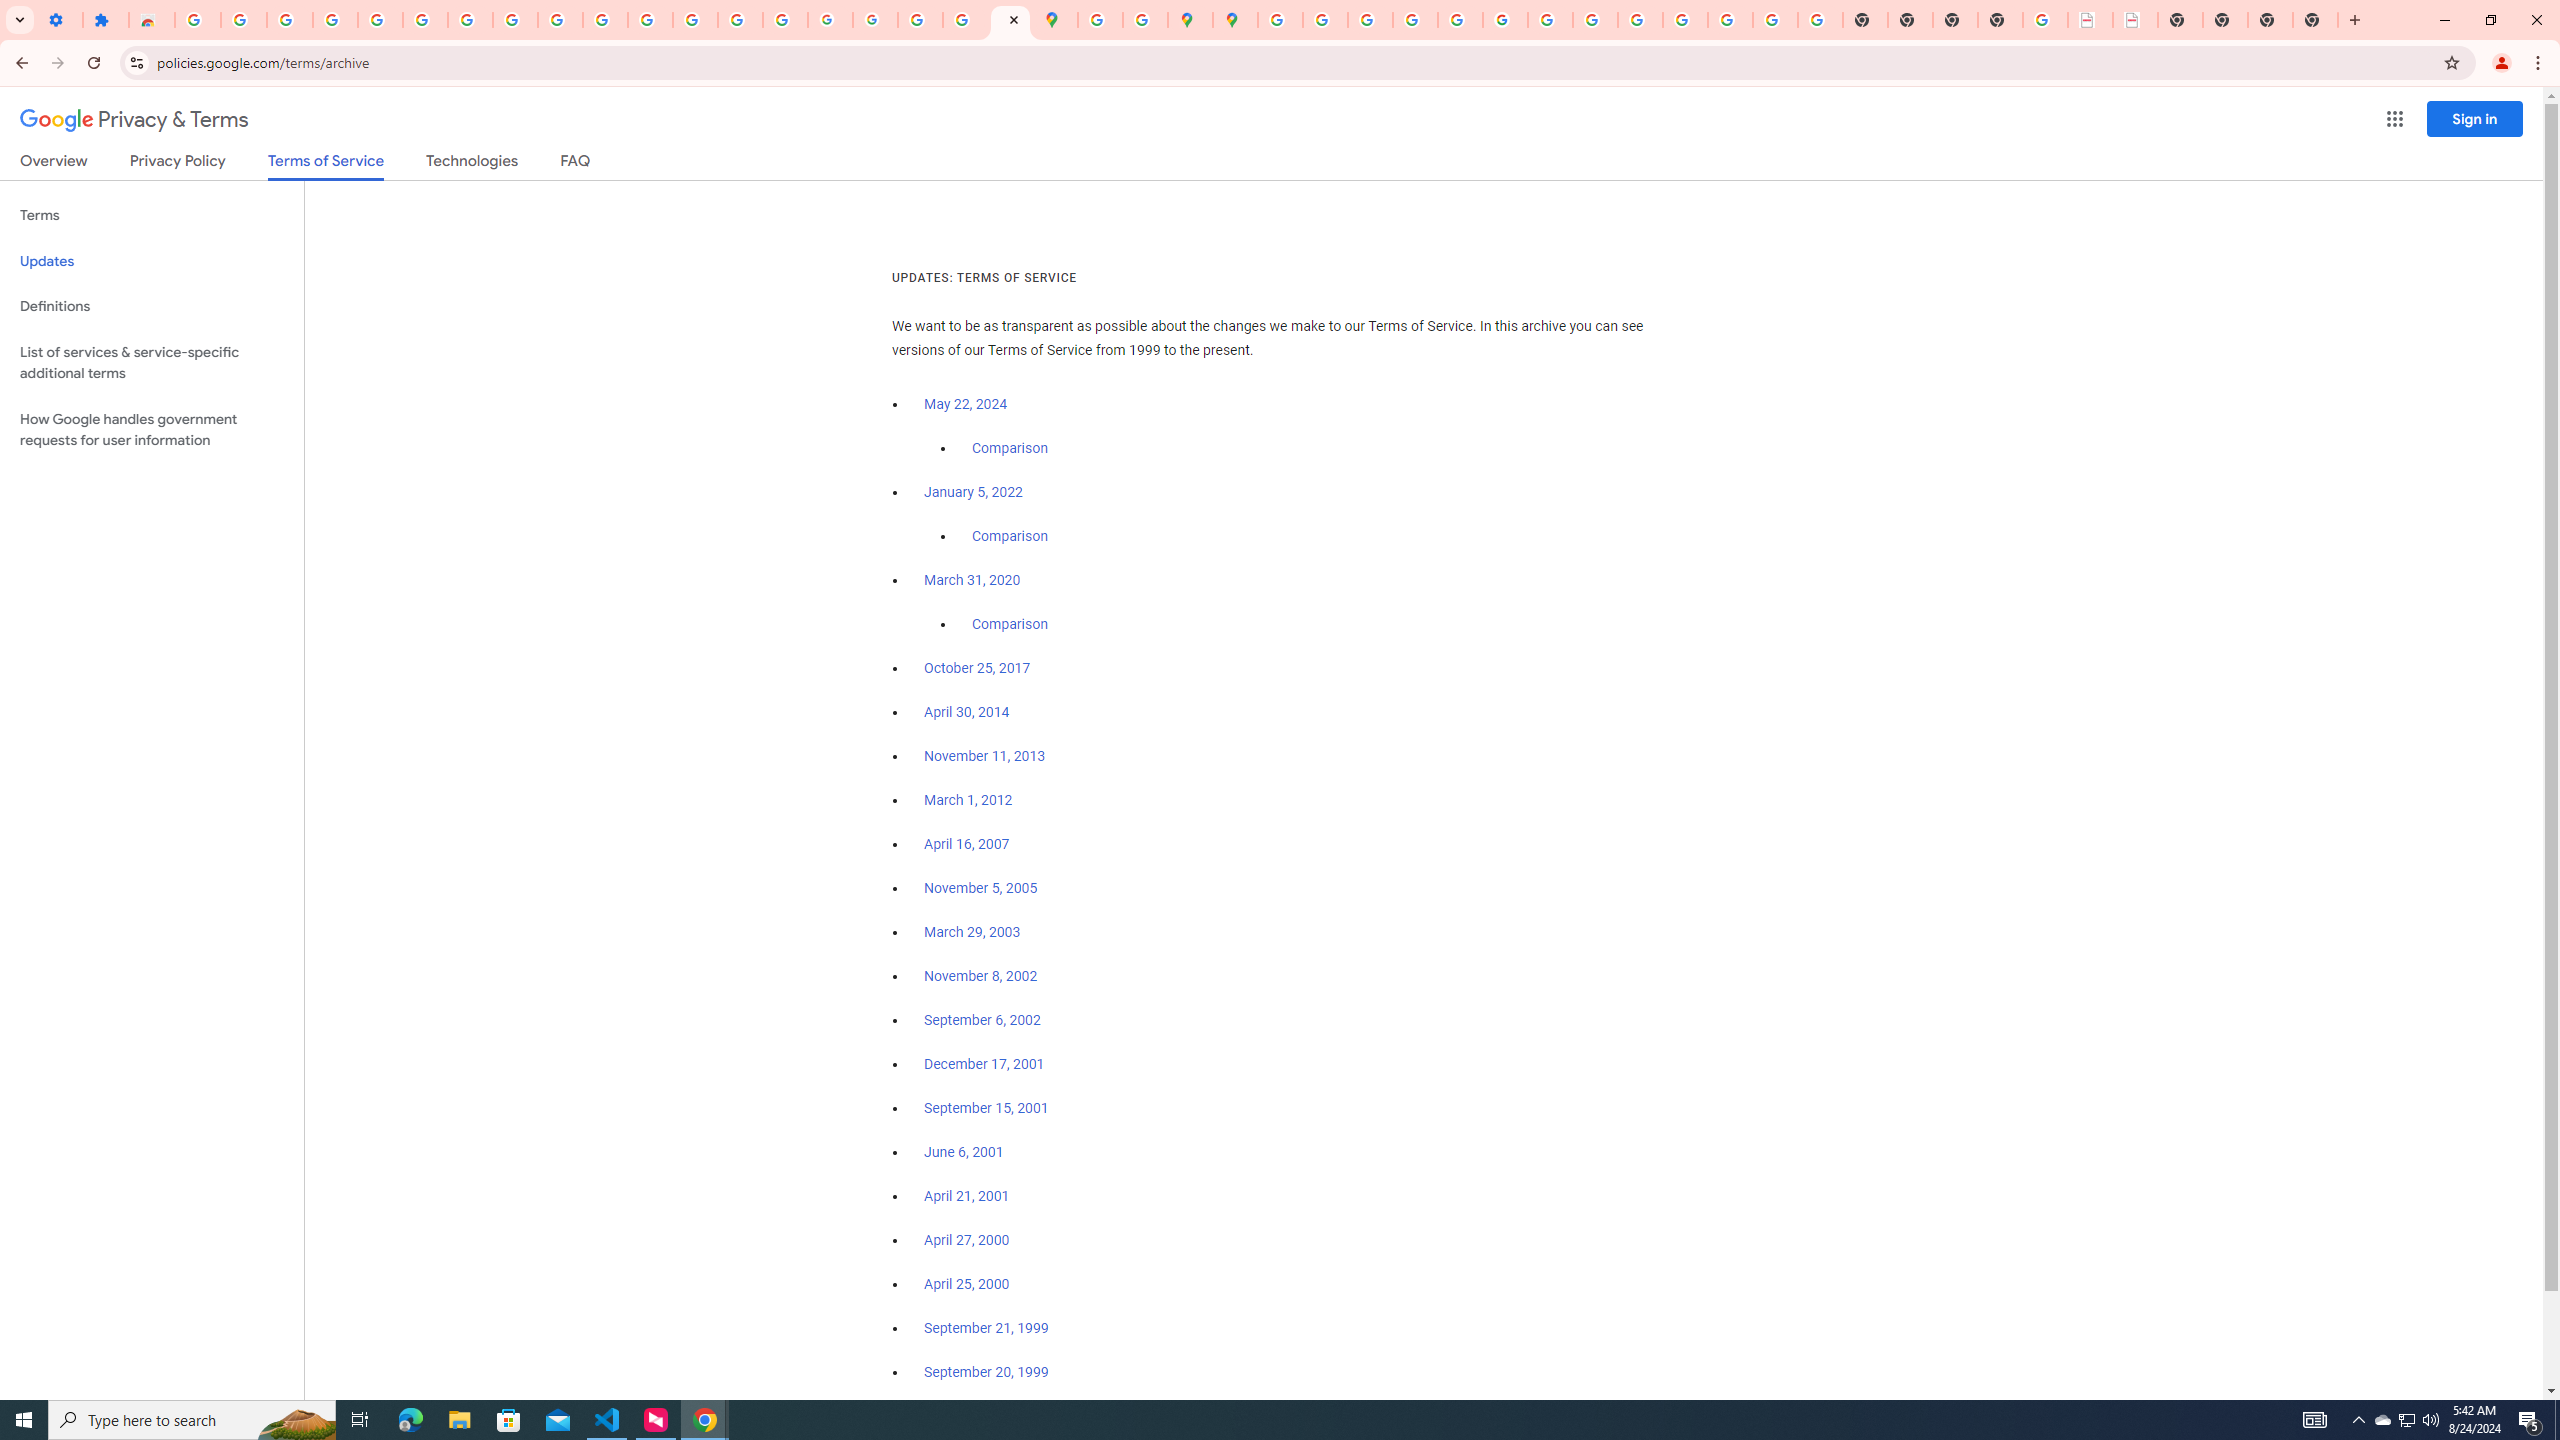  What do you see at coordinates (962, 1152) in the screenshot?
I see `'June 6, 2001'` at bounding box center [962, 1152].